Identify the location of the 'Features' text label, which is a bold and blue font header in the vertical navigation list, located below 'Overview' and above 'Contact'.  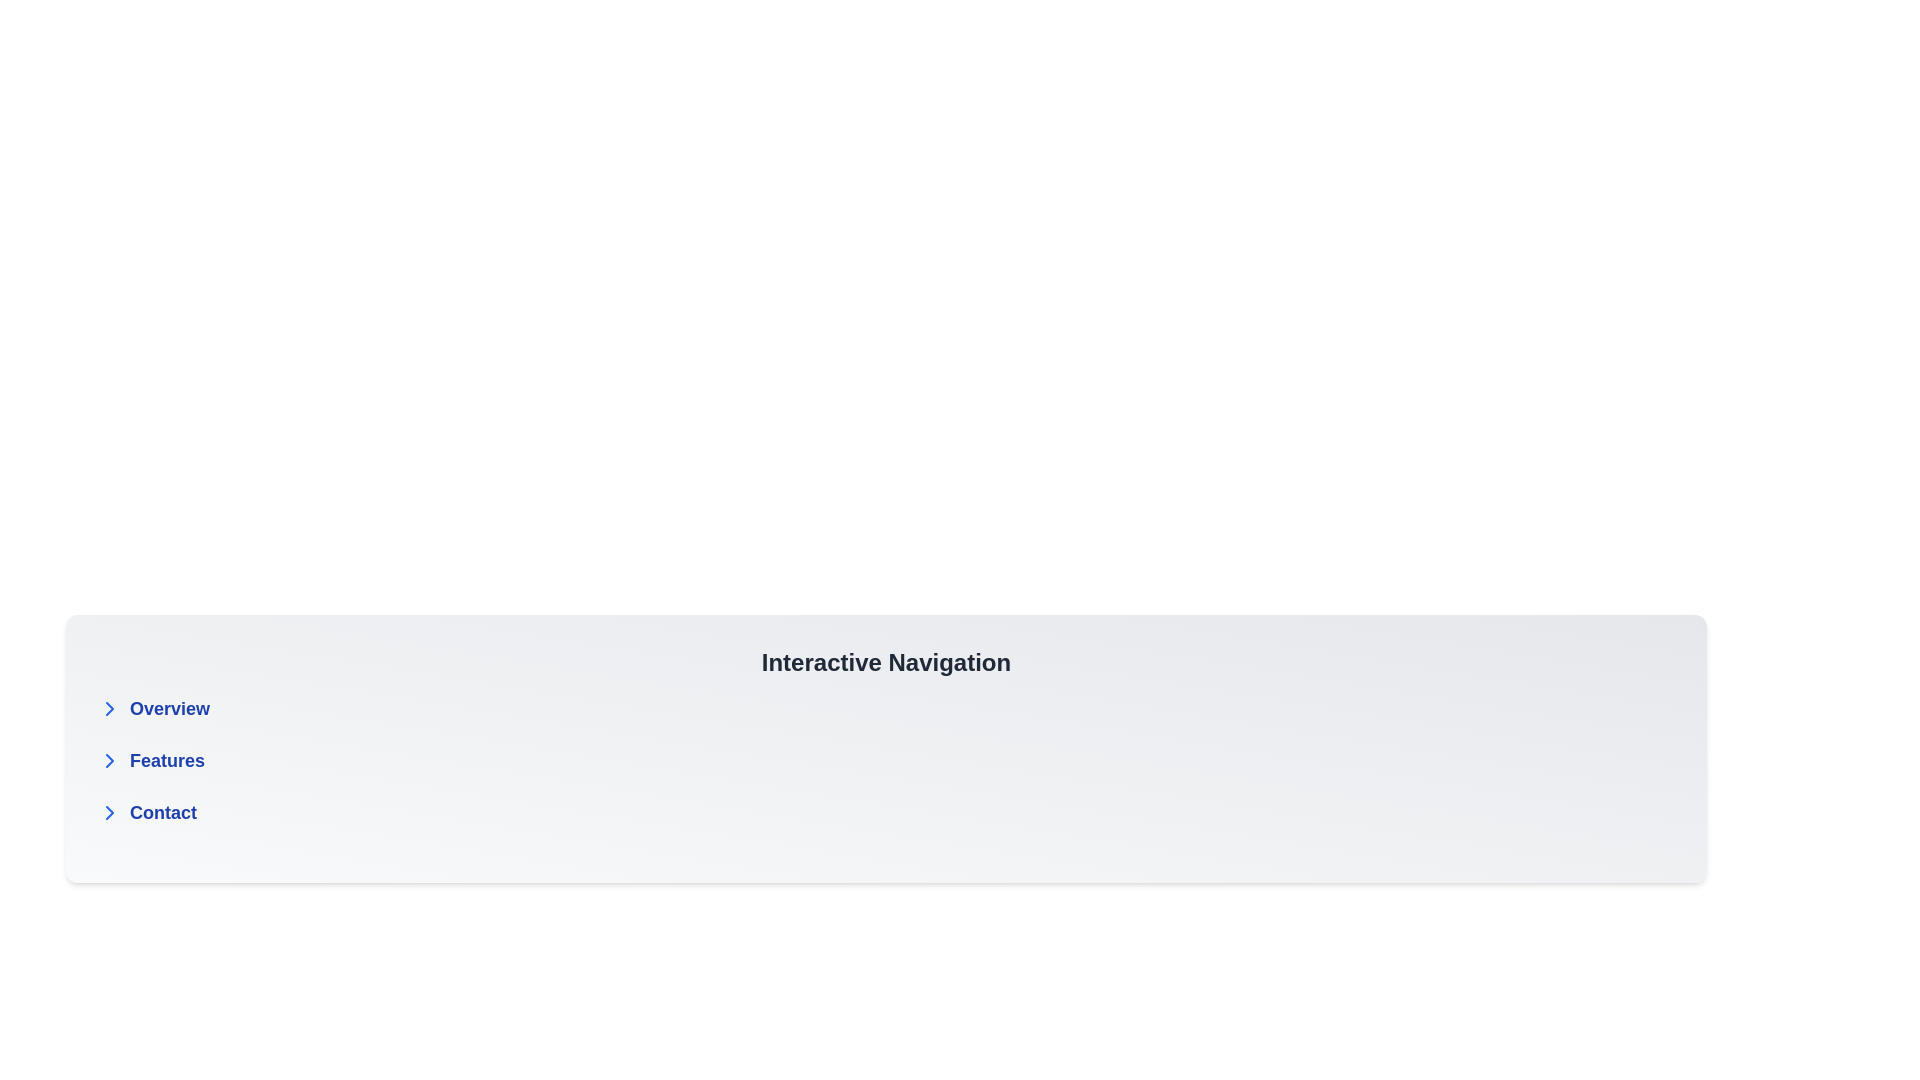
(167, 760).